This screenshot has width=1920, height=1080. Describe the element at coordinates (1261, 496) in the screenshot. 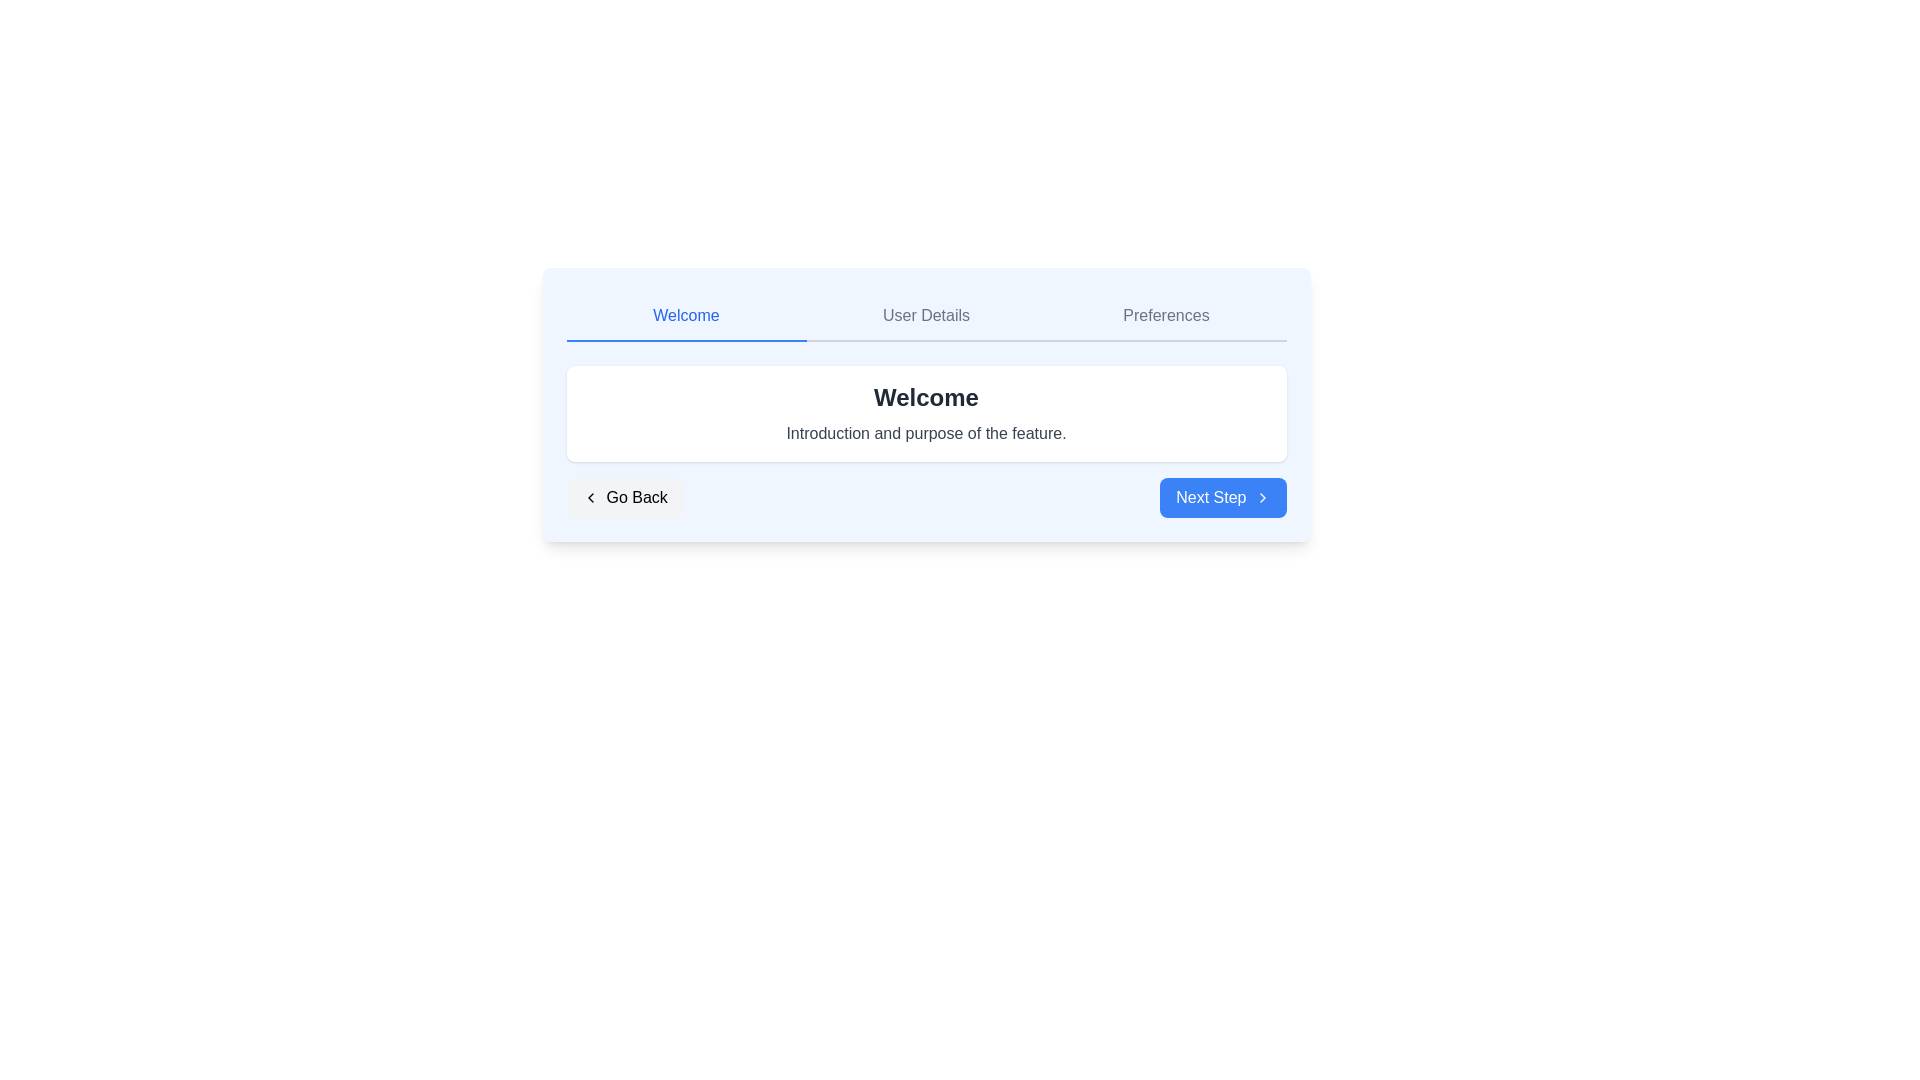

I see `the design of the distinct rightward-facing chevron icon within the blue rectangular button labeled 'Next Step', located at the bottom-right corner of the content panel` at that location.